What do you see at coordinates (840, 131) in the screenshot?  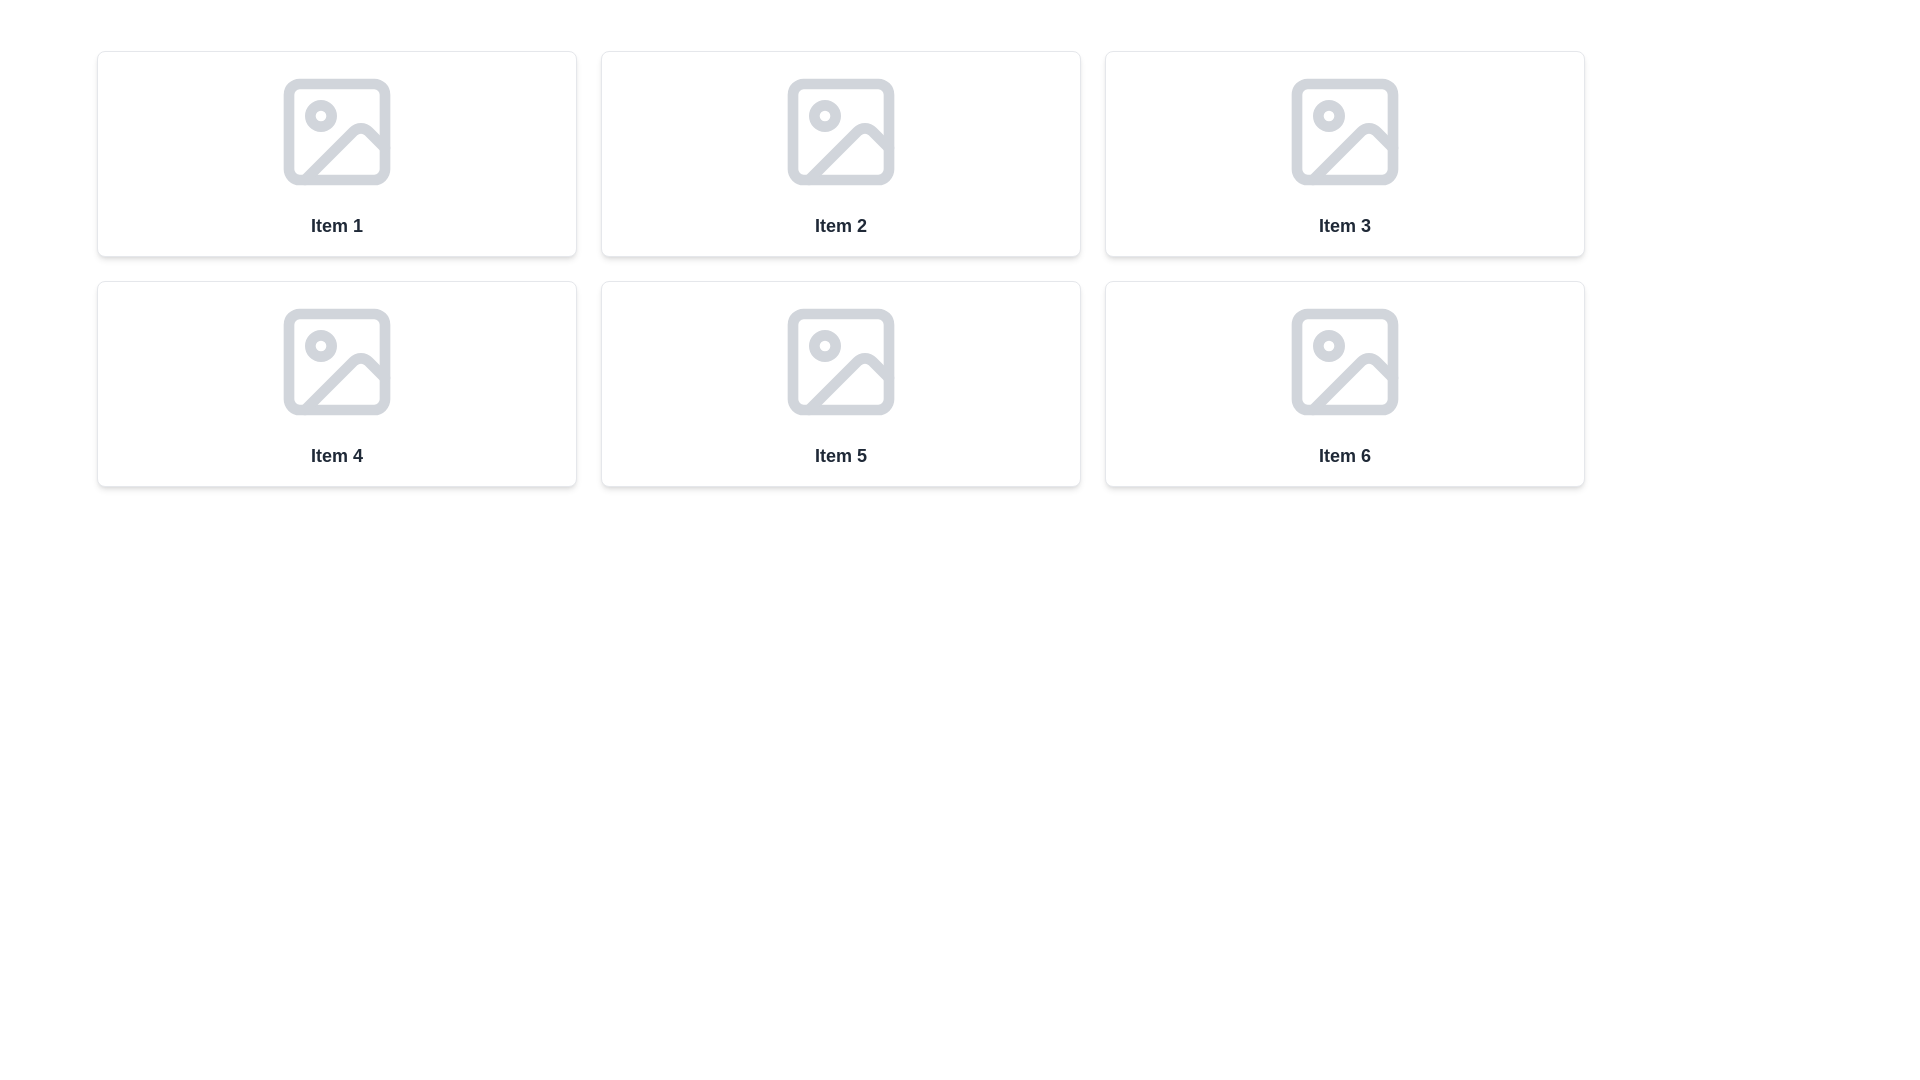 I see `the placeholder icon for the image located in the upper center part of the 'Item 2' card in the grid layout` at bounding box center [840, 131].